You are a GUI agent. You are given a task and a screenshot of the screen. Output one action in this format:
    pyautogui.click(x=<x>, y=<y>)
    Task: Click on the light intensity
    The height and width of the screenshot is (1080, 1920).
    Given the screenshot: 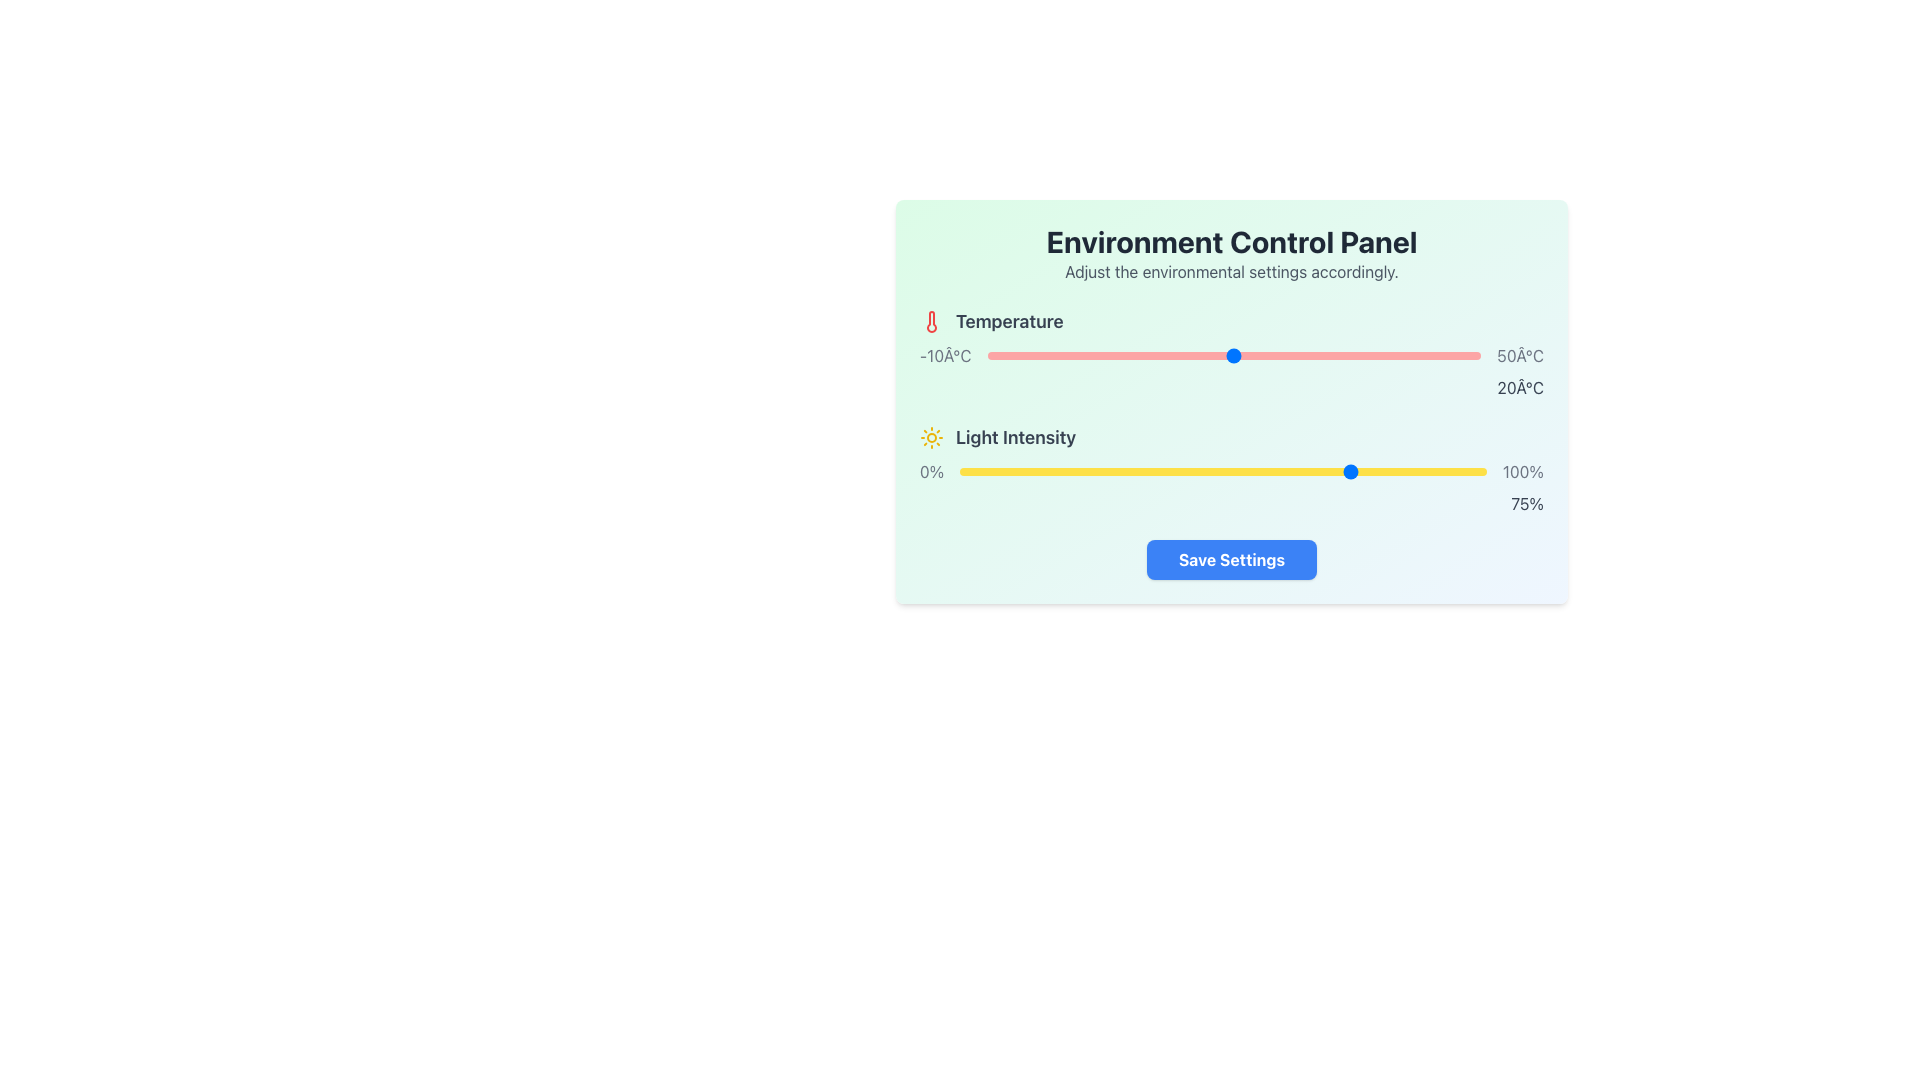 What is the action you would take?
    pyautogui.click(x=1201, y=471)
    